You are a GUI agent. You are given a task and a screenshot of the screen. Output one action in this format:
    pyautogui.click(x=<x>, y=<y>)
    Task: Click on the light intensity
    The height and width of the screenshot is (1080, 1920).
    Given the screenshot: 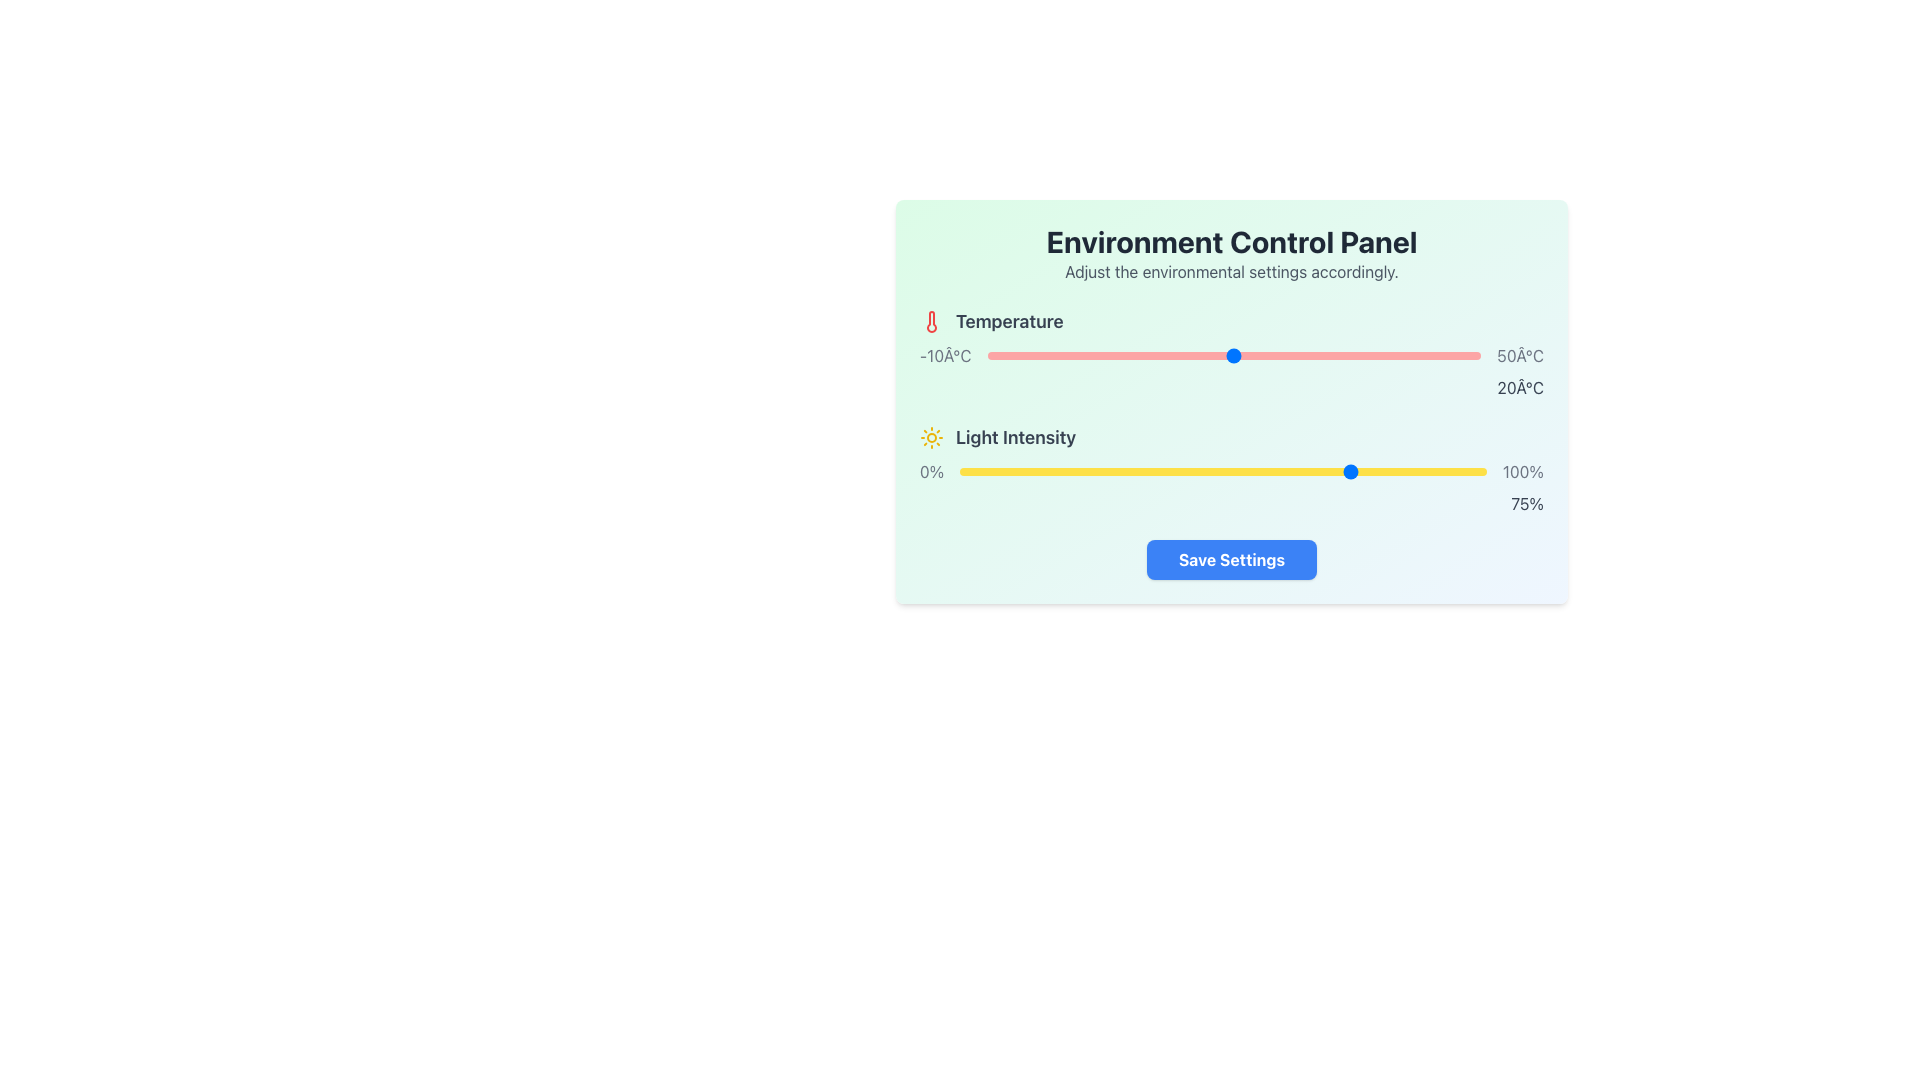 What is the action you would take?
    pyautogui.click(x=1201, y=471)
    